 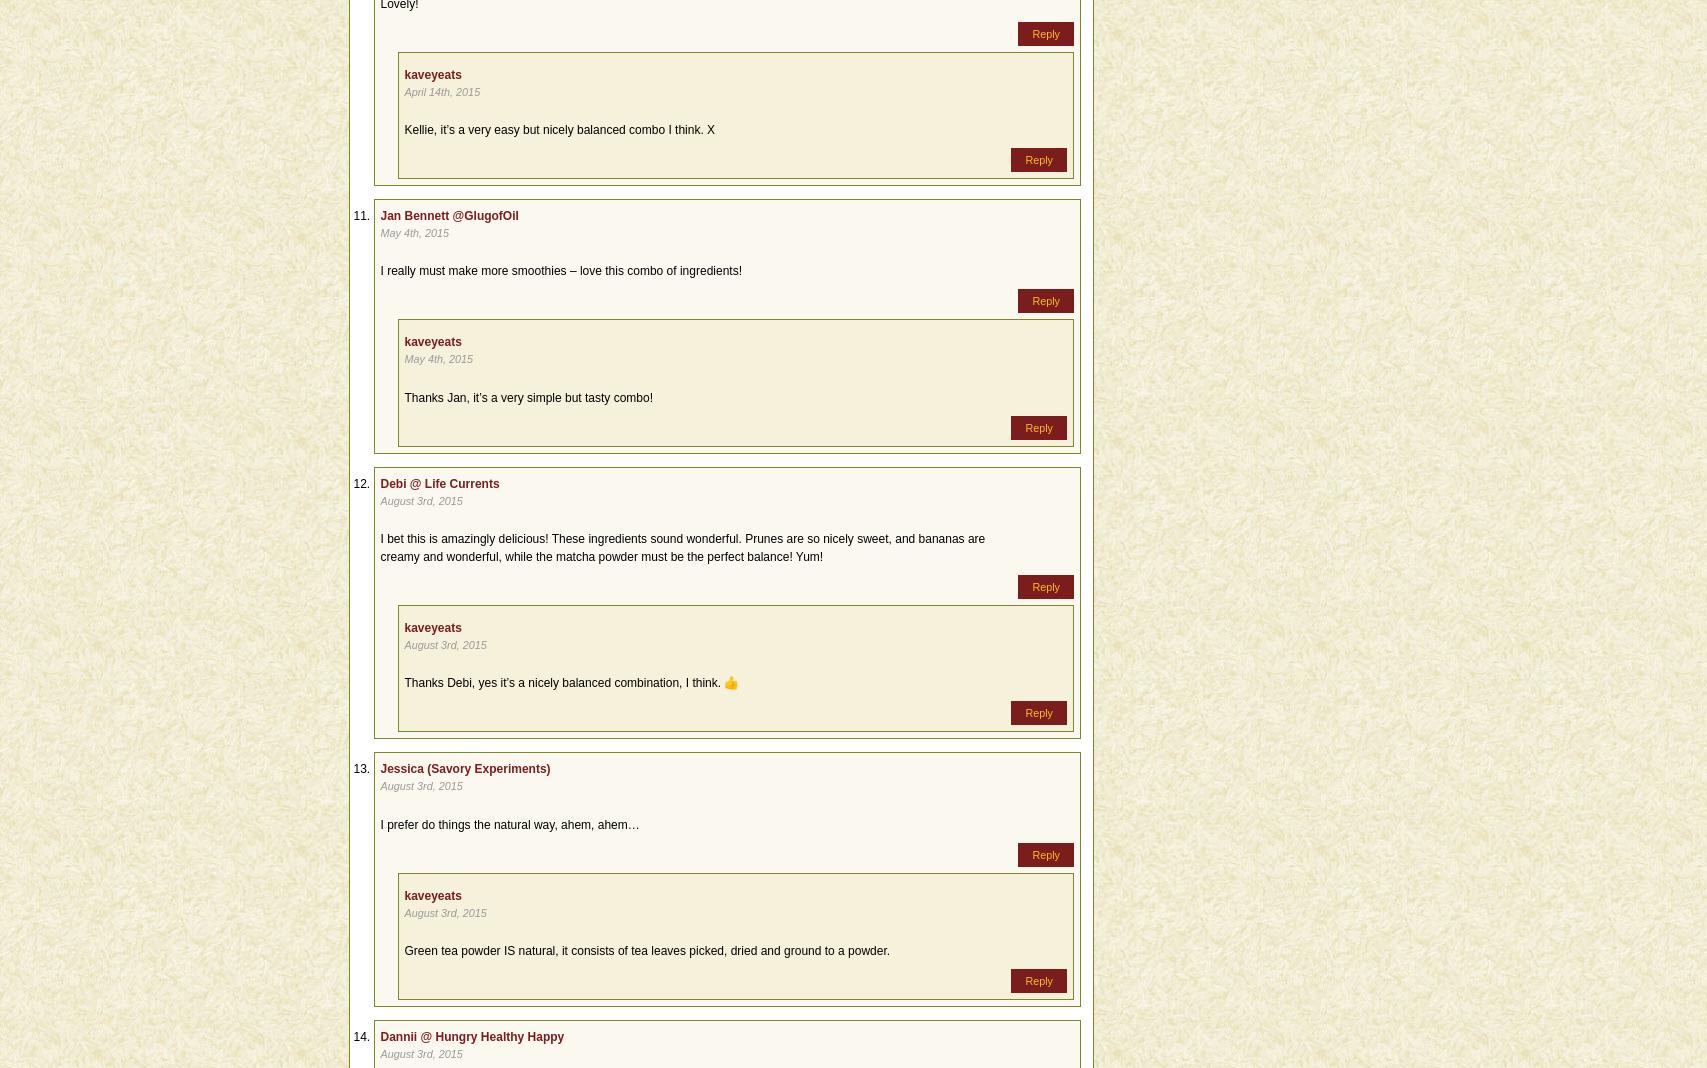 What do you see at coordinates (441, 89) in the screenshot?
I see `'April 14th, 2015'` at bounding box center [441, 89].